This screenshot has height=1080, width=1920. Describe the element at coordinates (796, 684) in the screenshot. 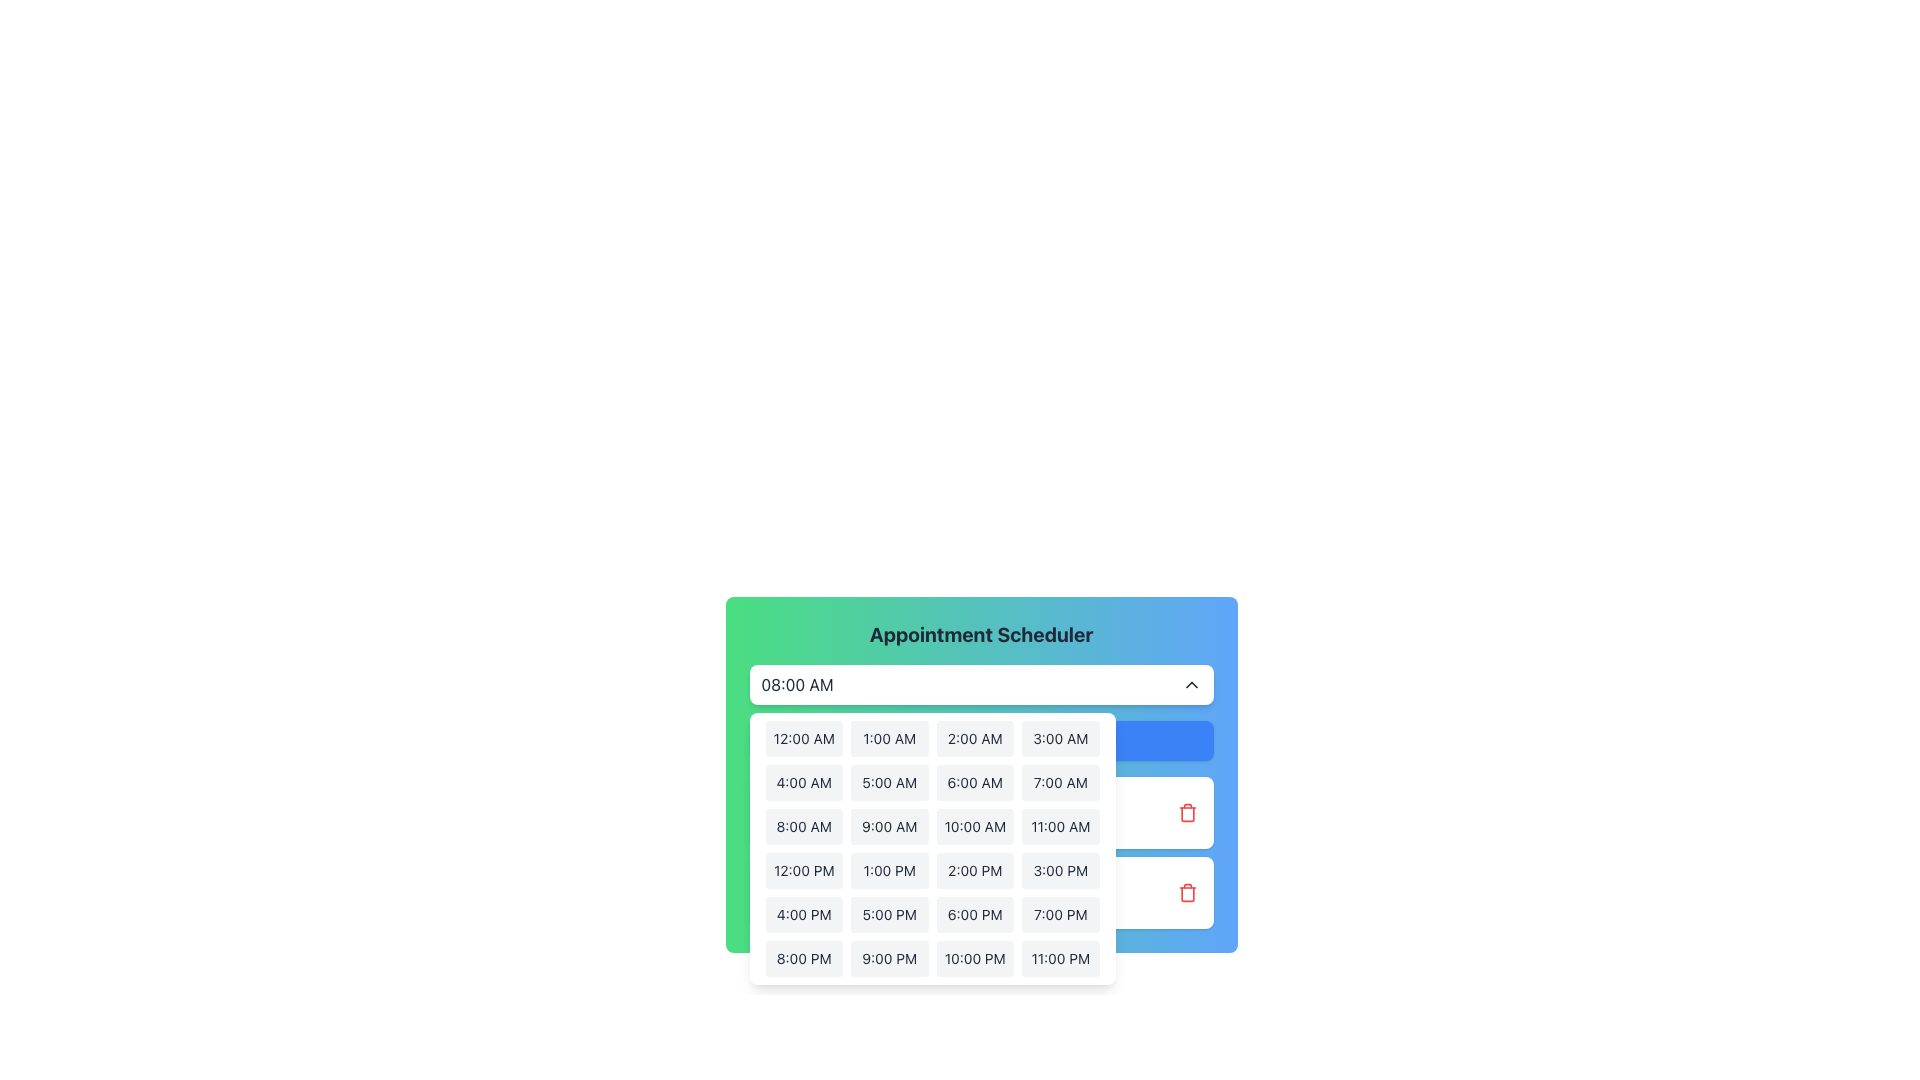

I see `the text label that represents the currently selected time in the appointment scheduler` at that location.